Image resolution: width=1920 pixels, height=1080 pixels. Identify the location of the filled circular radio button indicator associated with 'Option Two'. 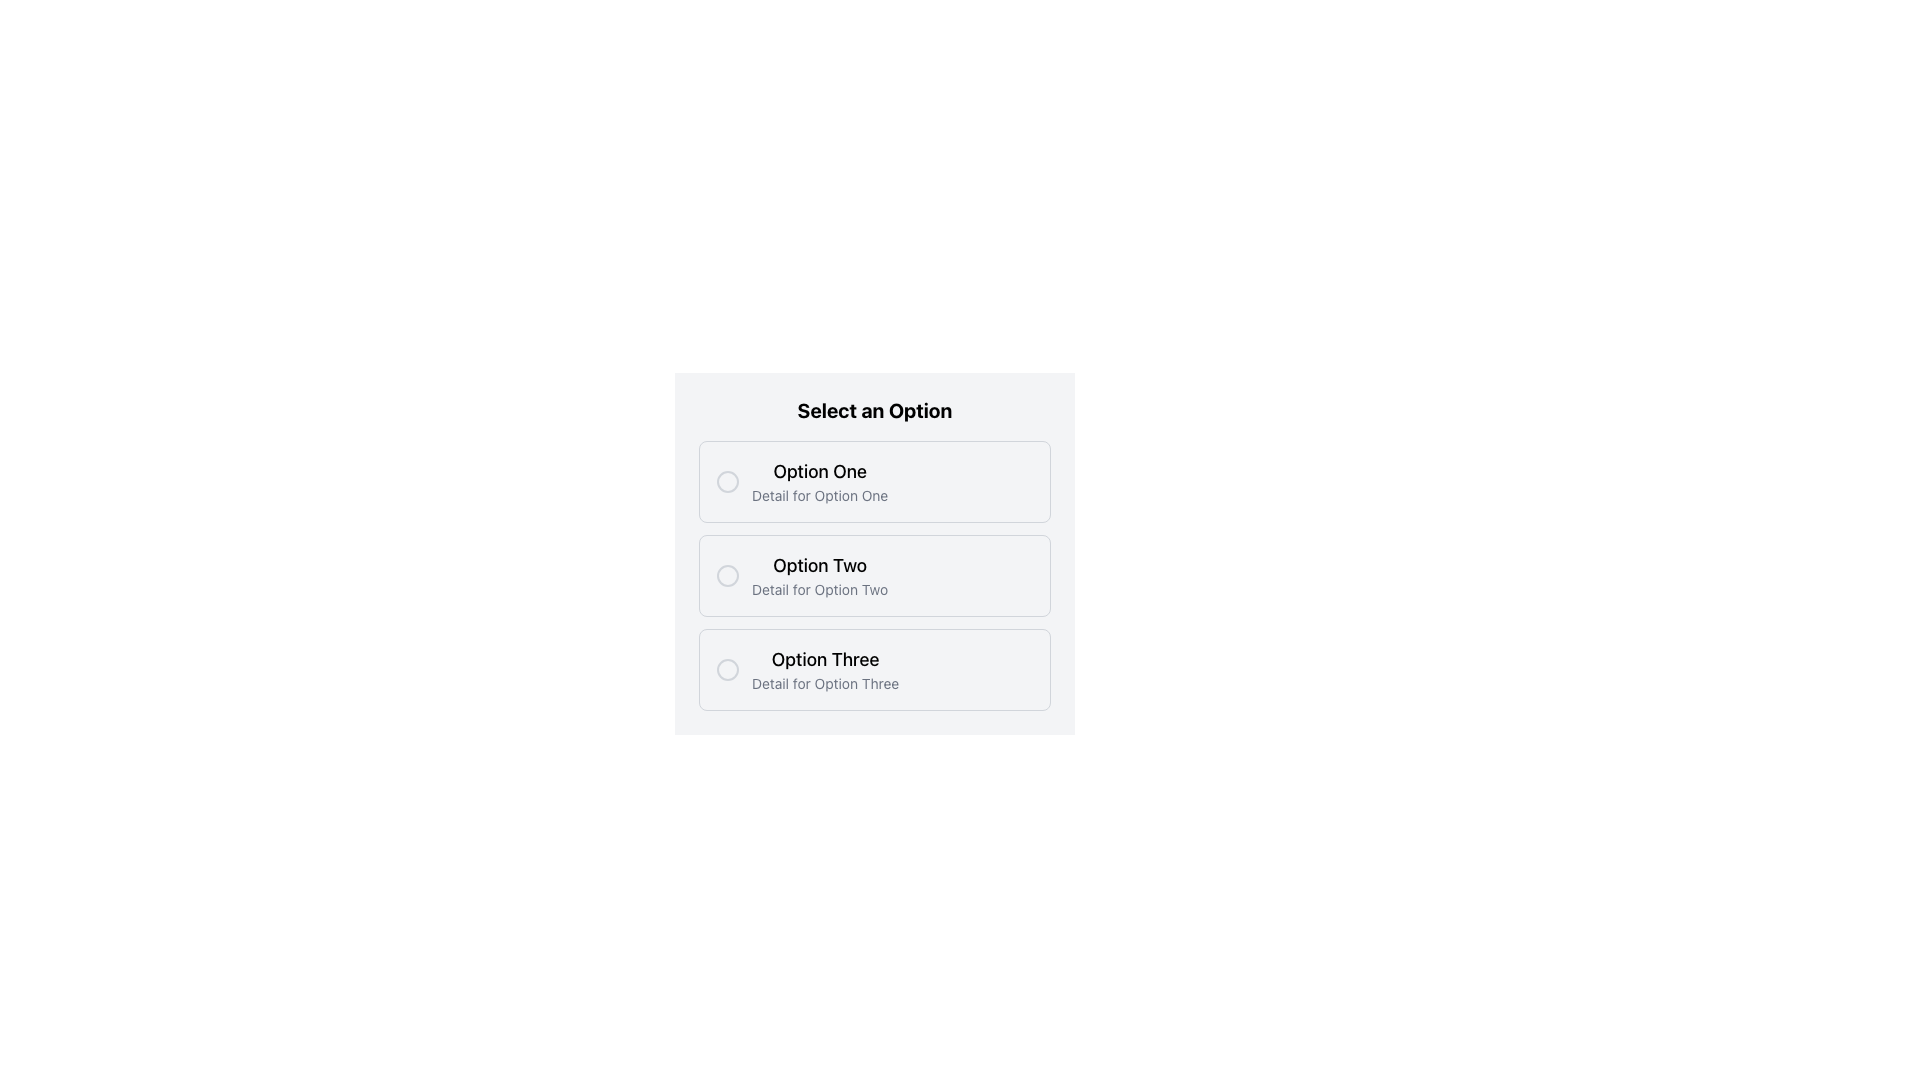
(727, 575).